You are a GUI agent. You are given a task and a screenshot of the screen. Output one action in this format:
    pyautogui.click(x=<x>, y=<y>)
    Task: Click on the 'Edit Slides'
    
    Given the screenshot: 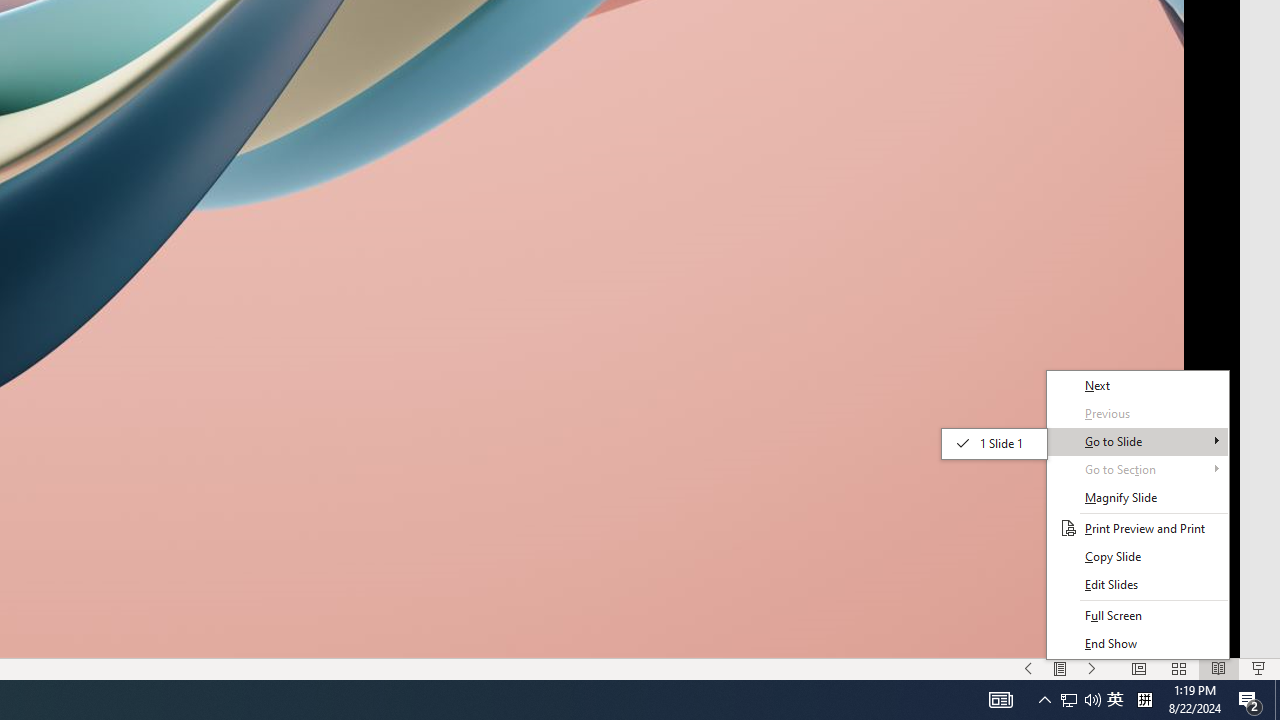 What is the action you would take?
    pyautogui.click(x=1137, y=585)
    